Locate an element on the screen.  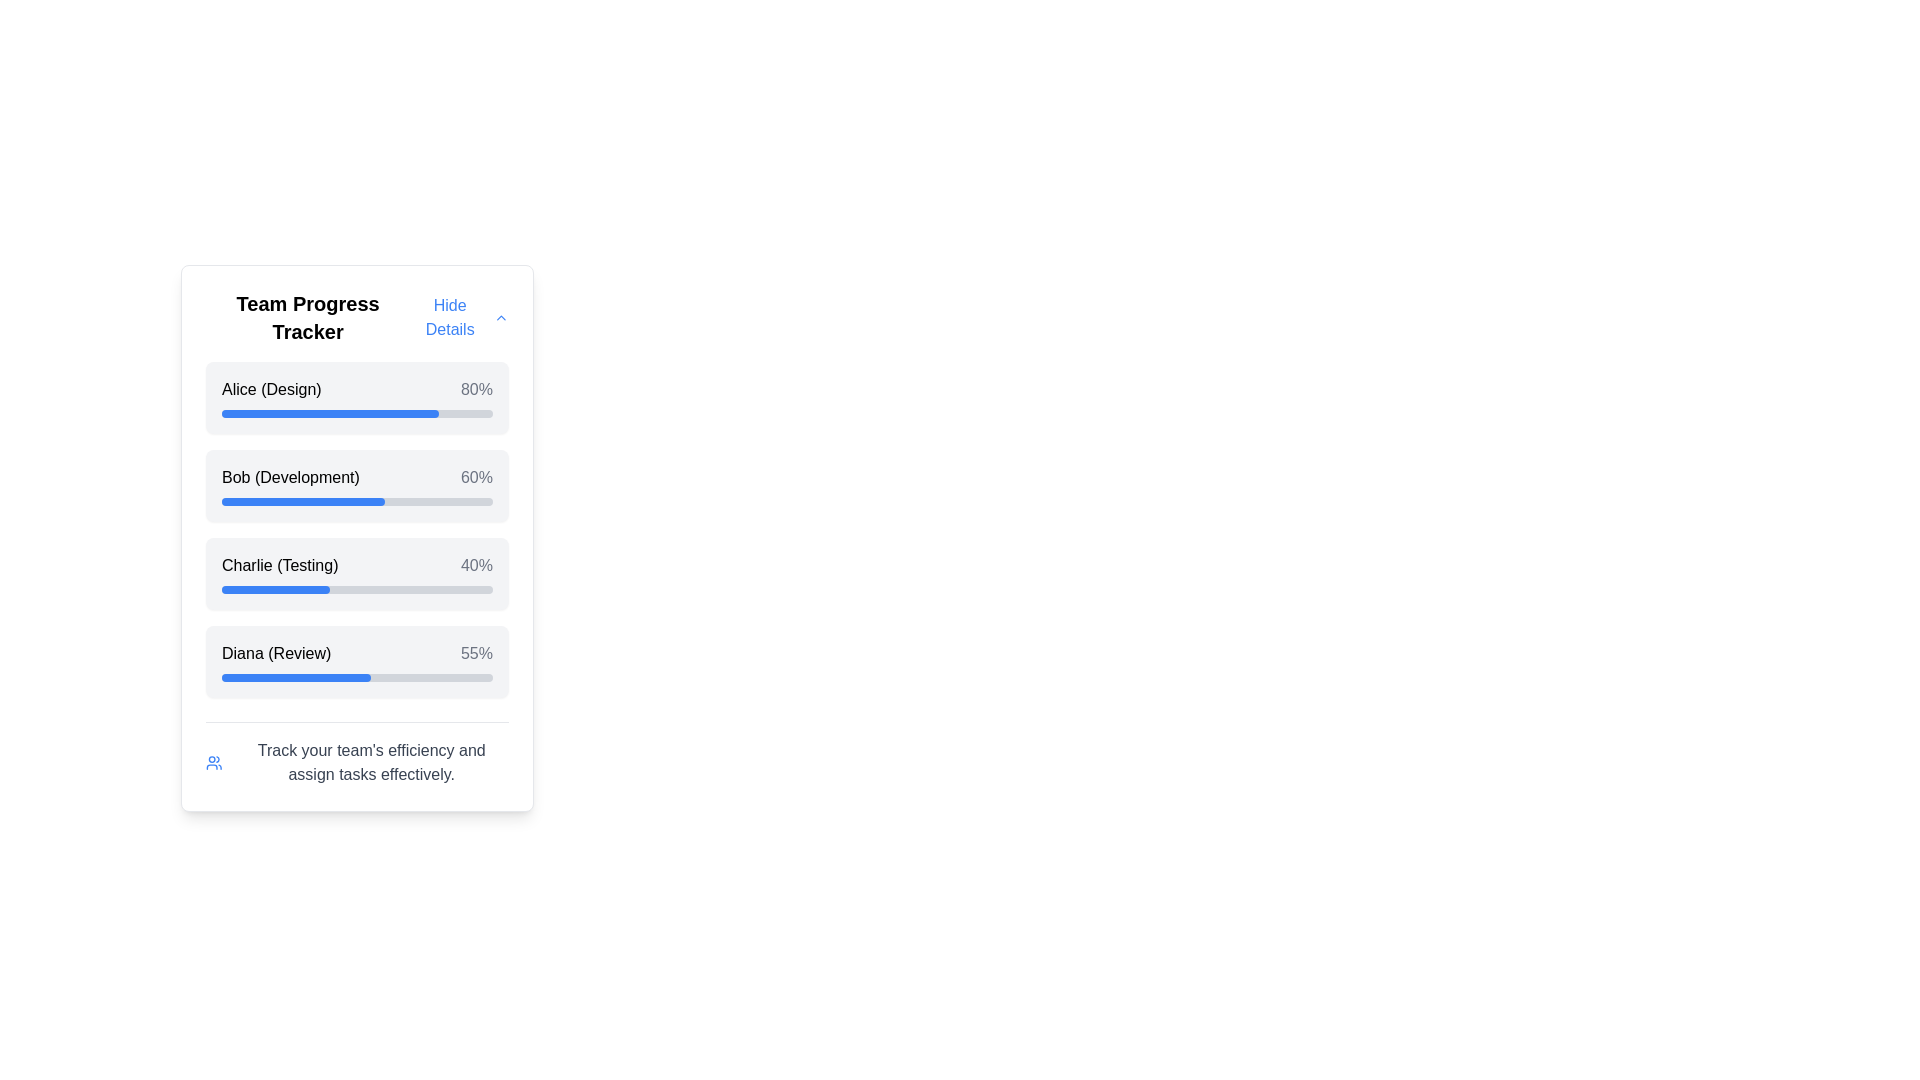
the filled portion of the progress indicator for 'Alice (Design)', which is a blue bar contained within a gray progress bar, located under the label and percentage value is located at coordinates (330, 412).